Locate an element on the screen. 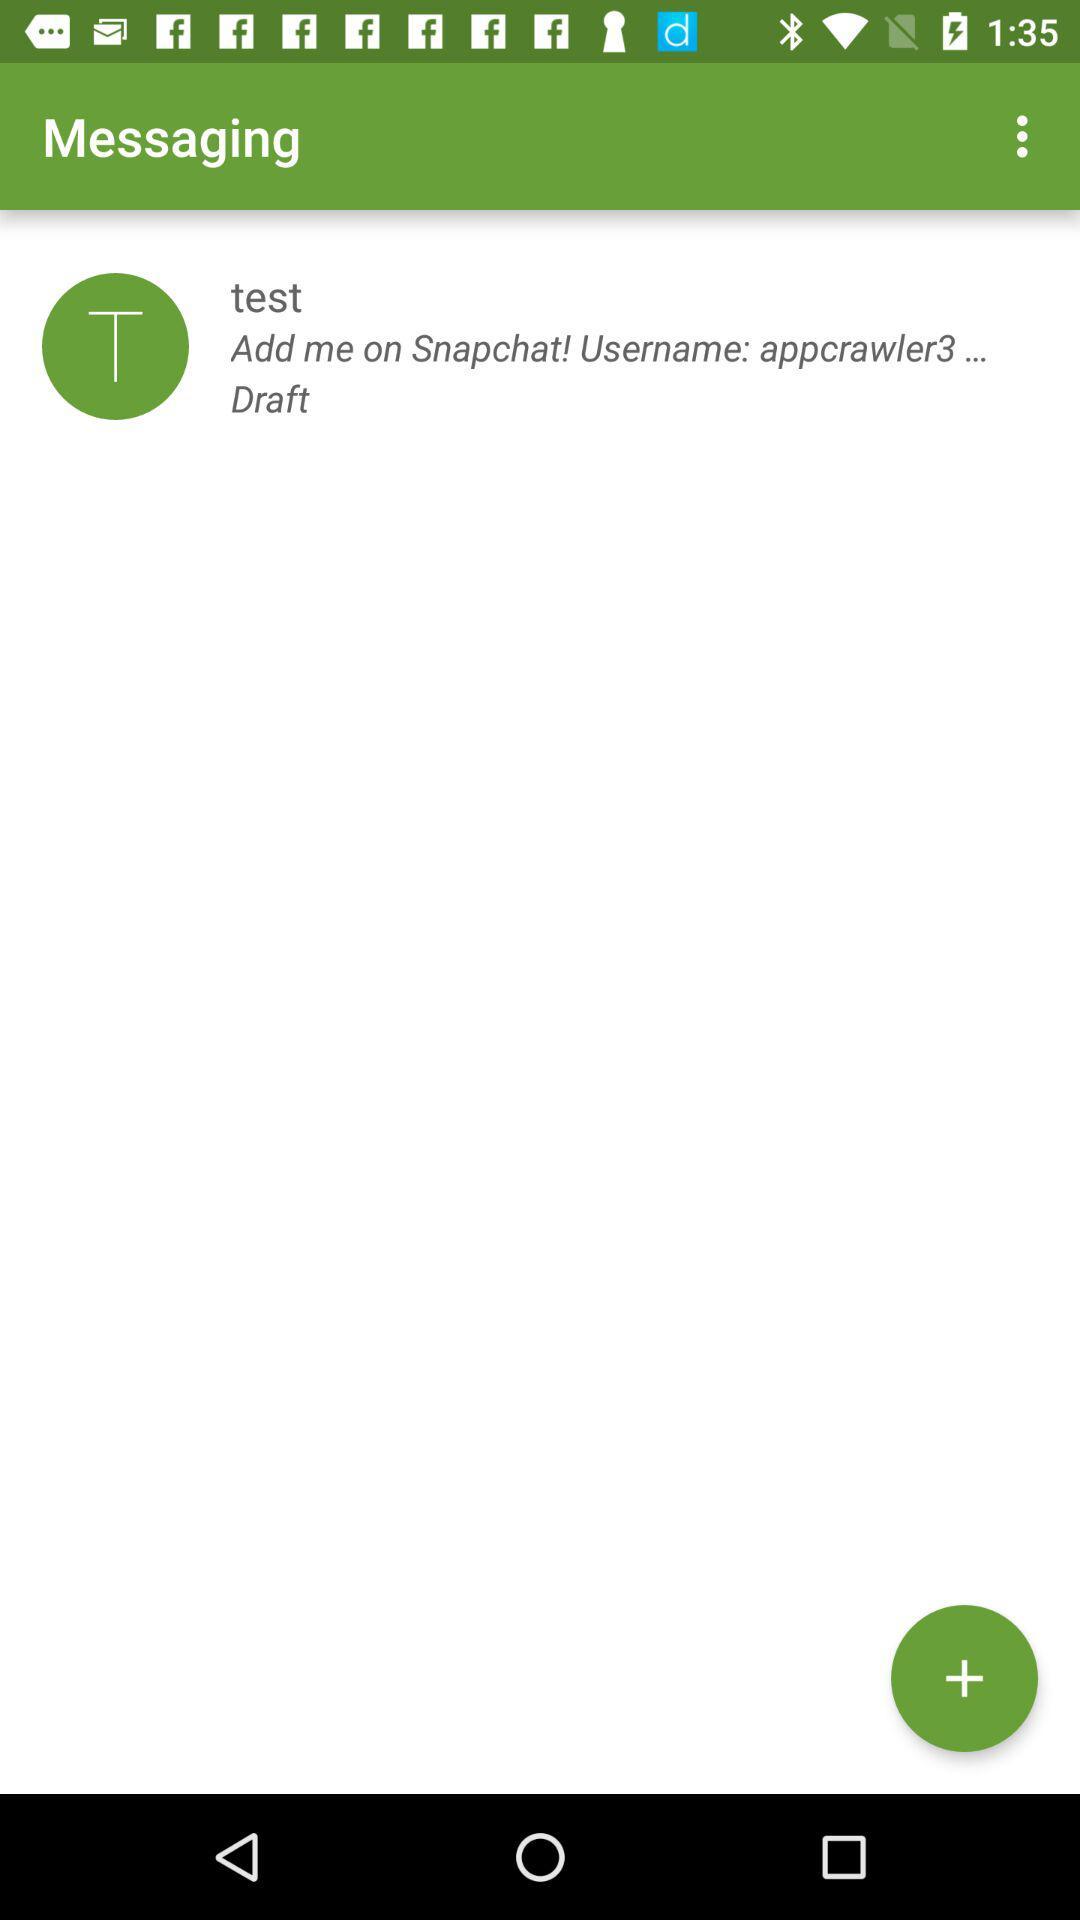 The height and width of the screenshot is (1920, 1080). item at the bottom right corner is located at coordinates (963, 1678).